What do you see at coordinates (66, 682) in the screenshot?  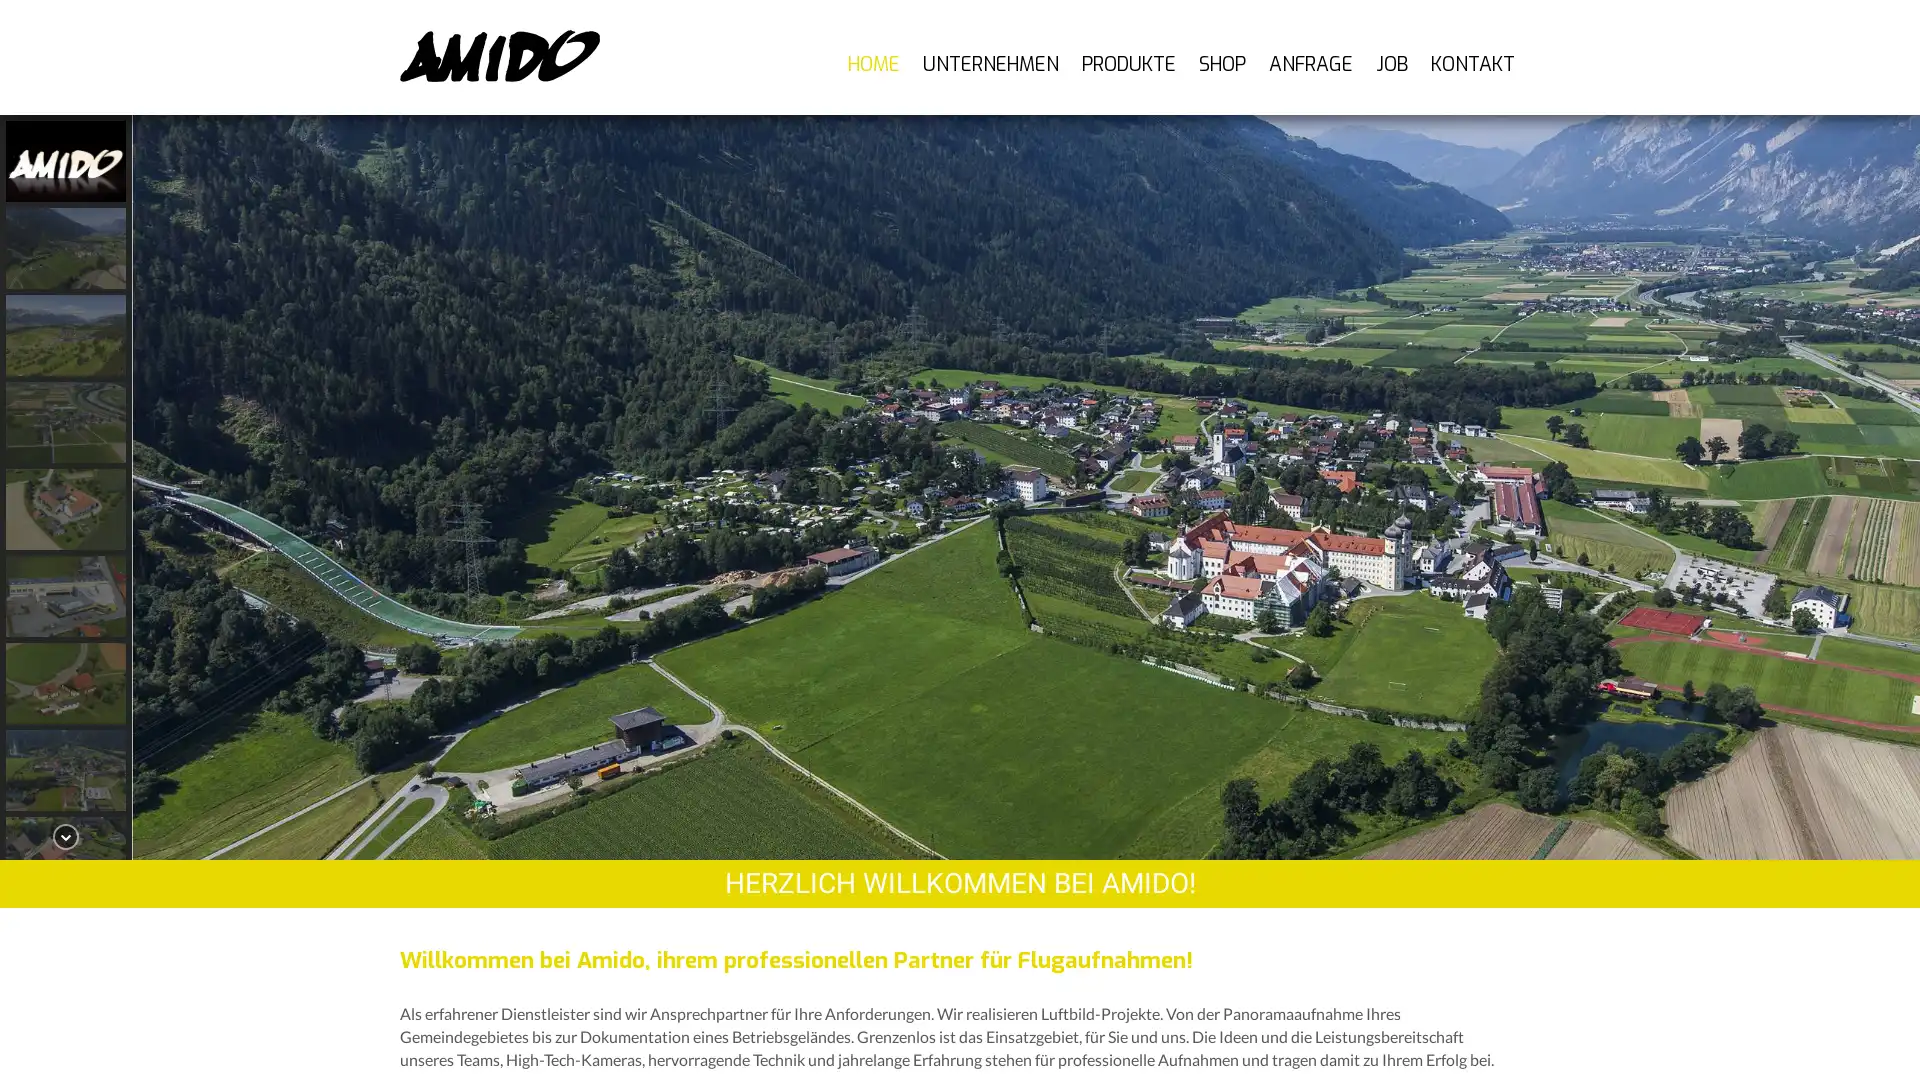 I see `Thumbnail 5 - copy` at bounding box center [66, 682].